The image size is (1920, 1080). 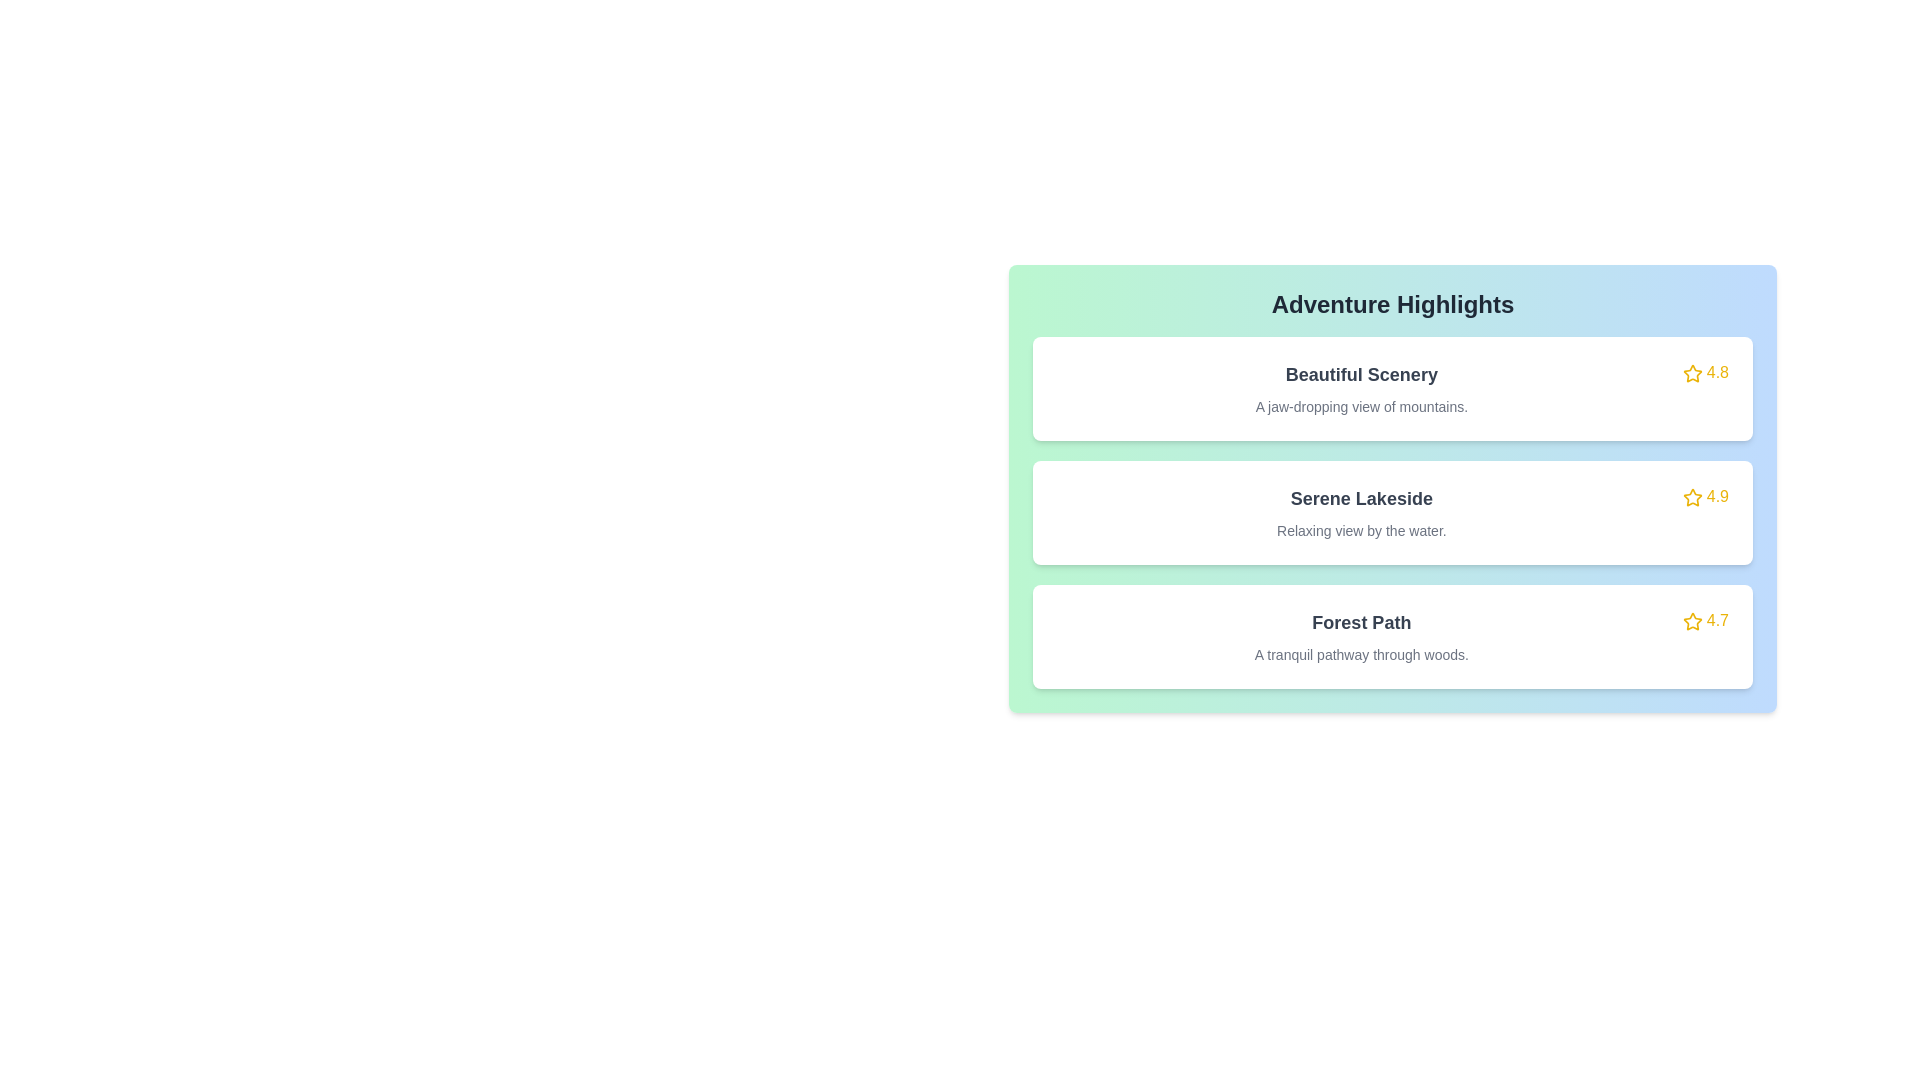 I want to click on the list item Beautiful Scenery to observe its hover effect, so click(x=1391, y=389).